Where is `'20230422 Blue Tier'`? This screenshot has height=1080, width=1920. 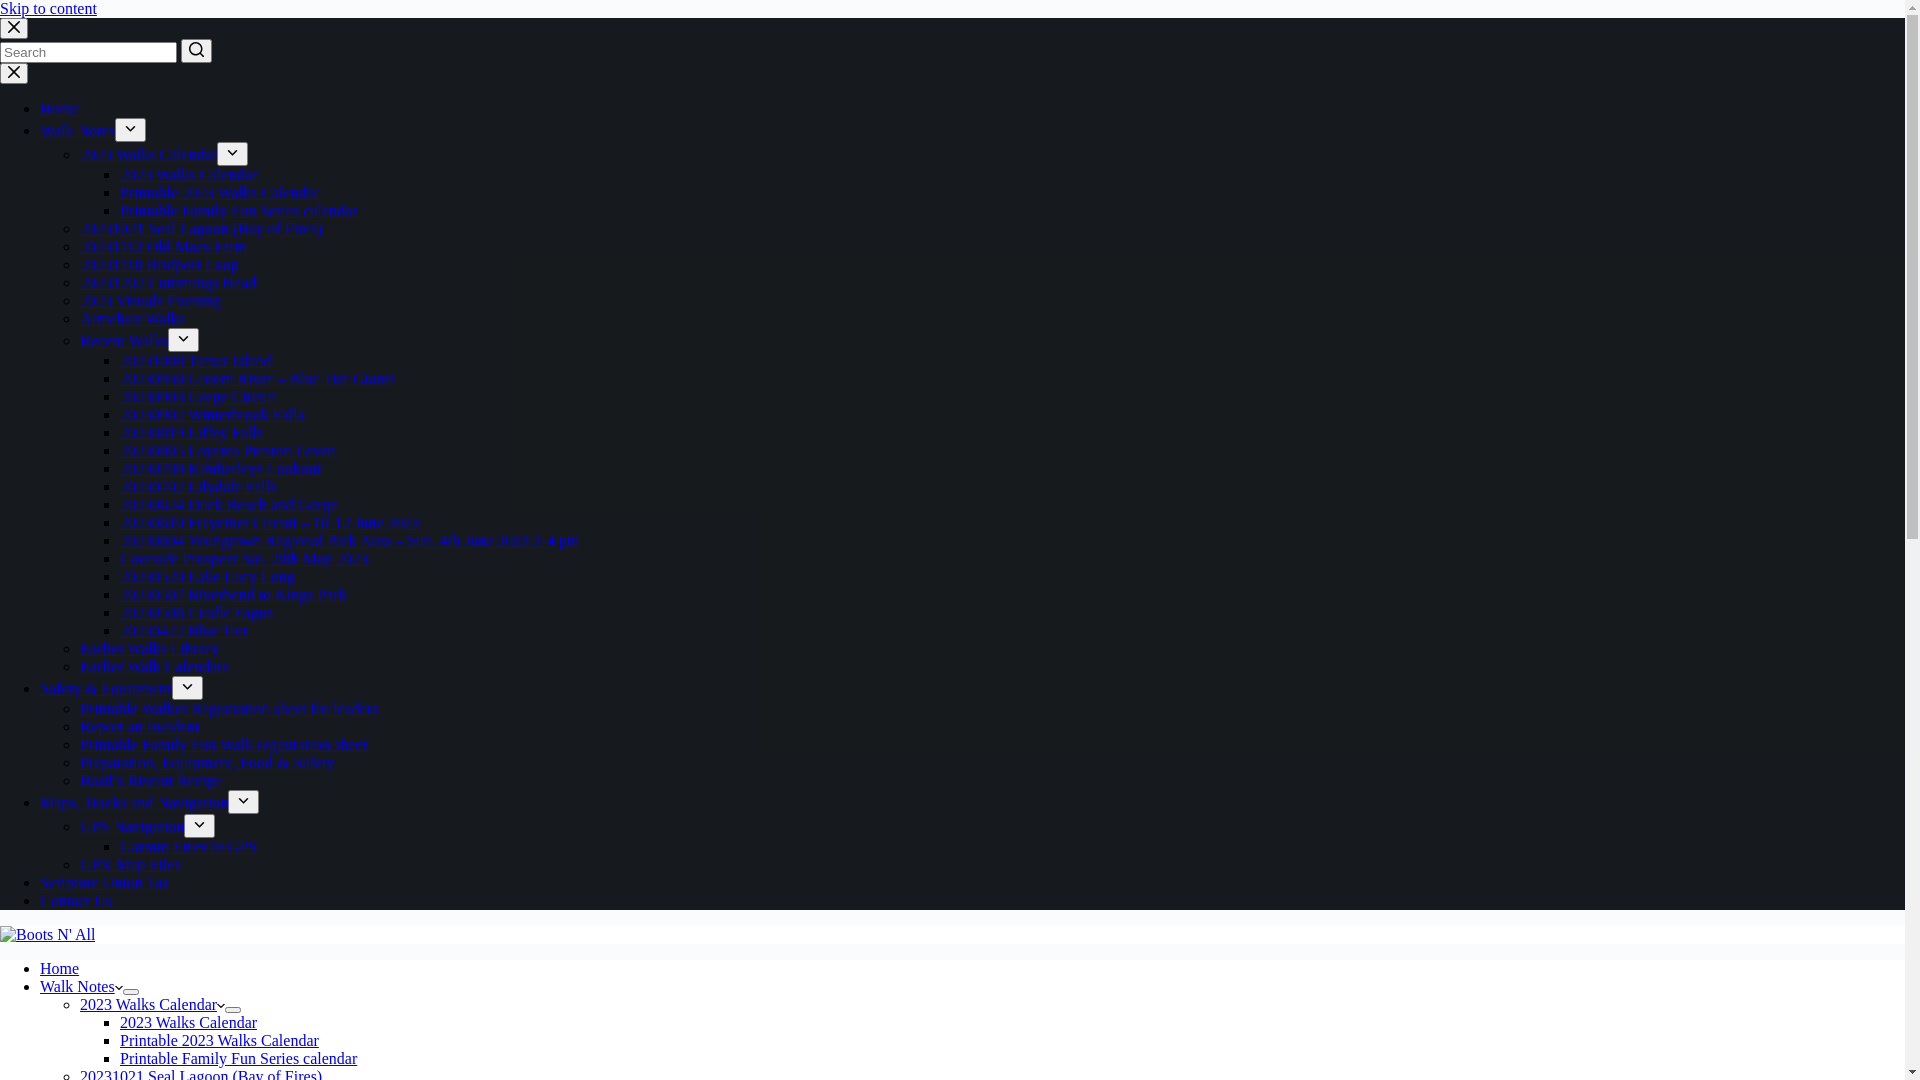
'20230422 Blue Tier' is located at coordinates (183, 630).